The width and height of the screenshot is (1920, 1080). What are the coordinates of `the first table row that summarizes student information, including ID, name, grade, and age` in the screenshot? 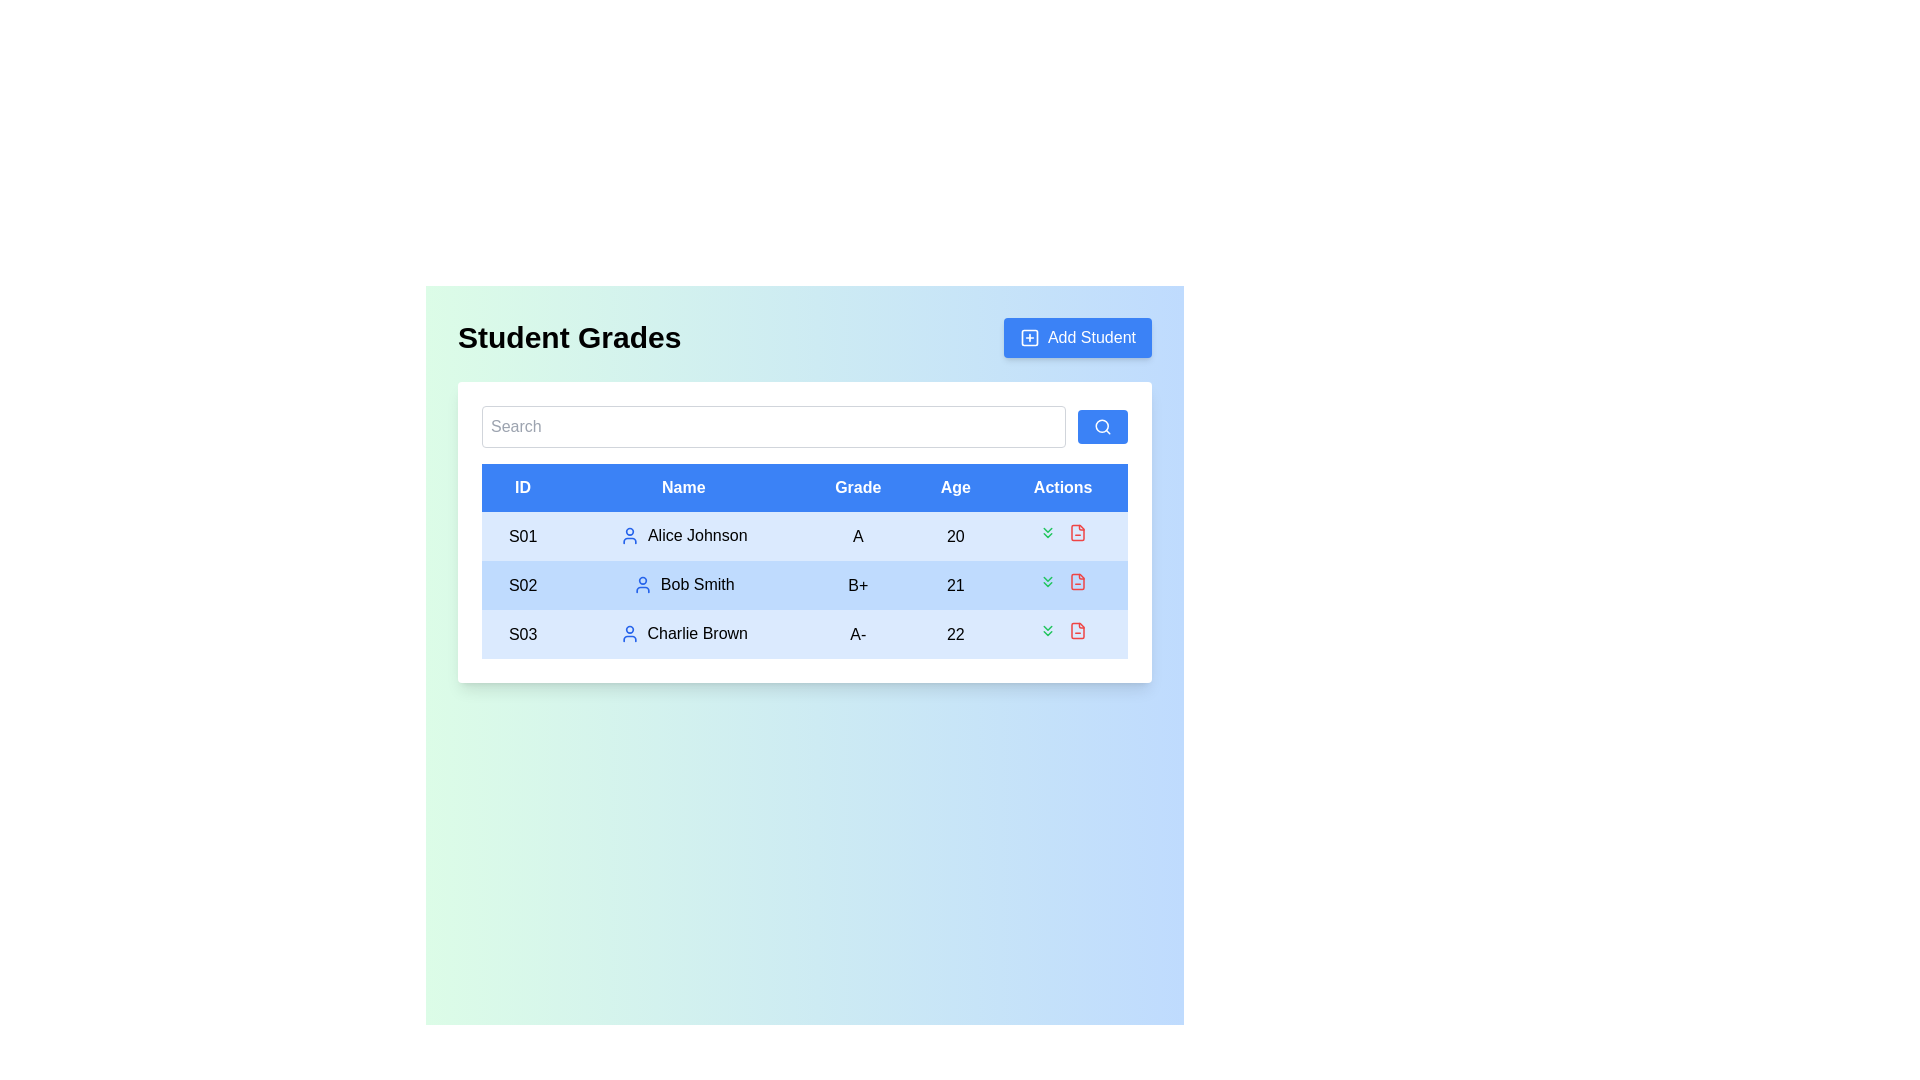 It's located at (805, 535).